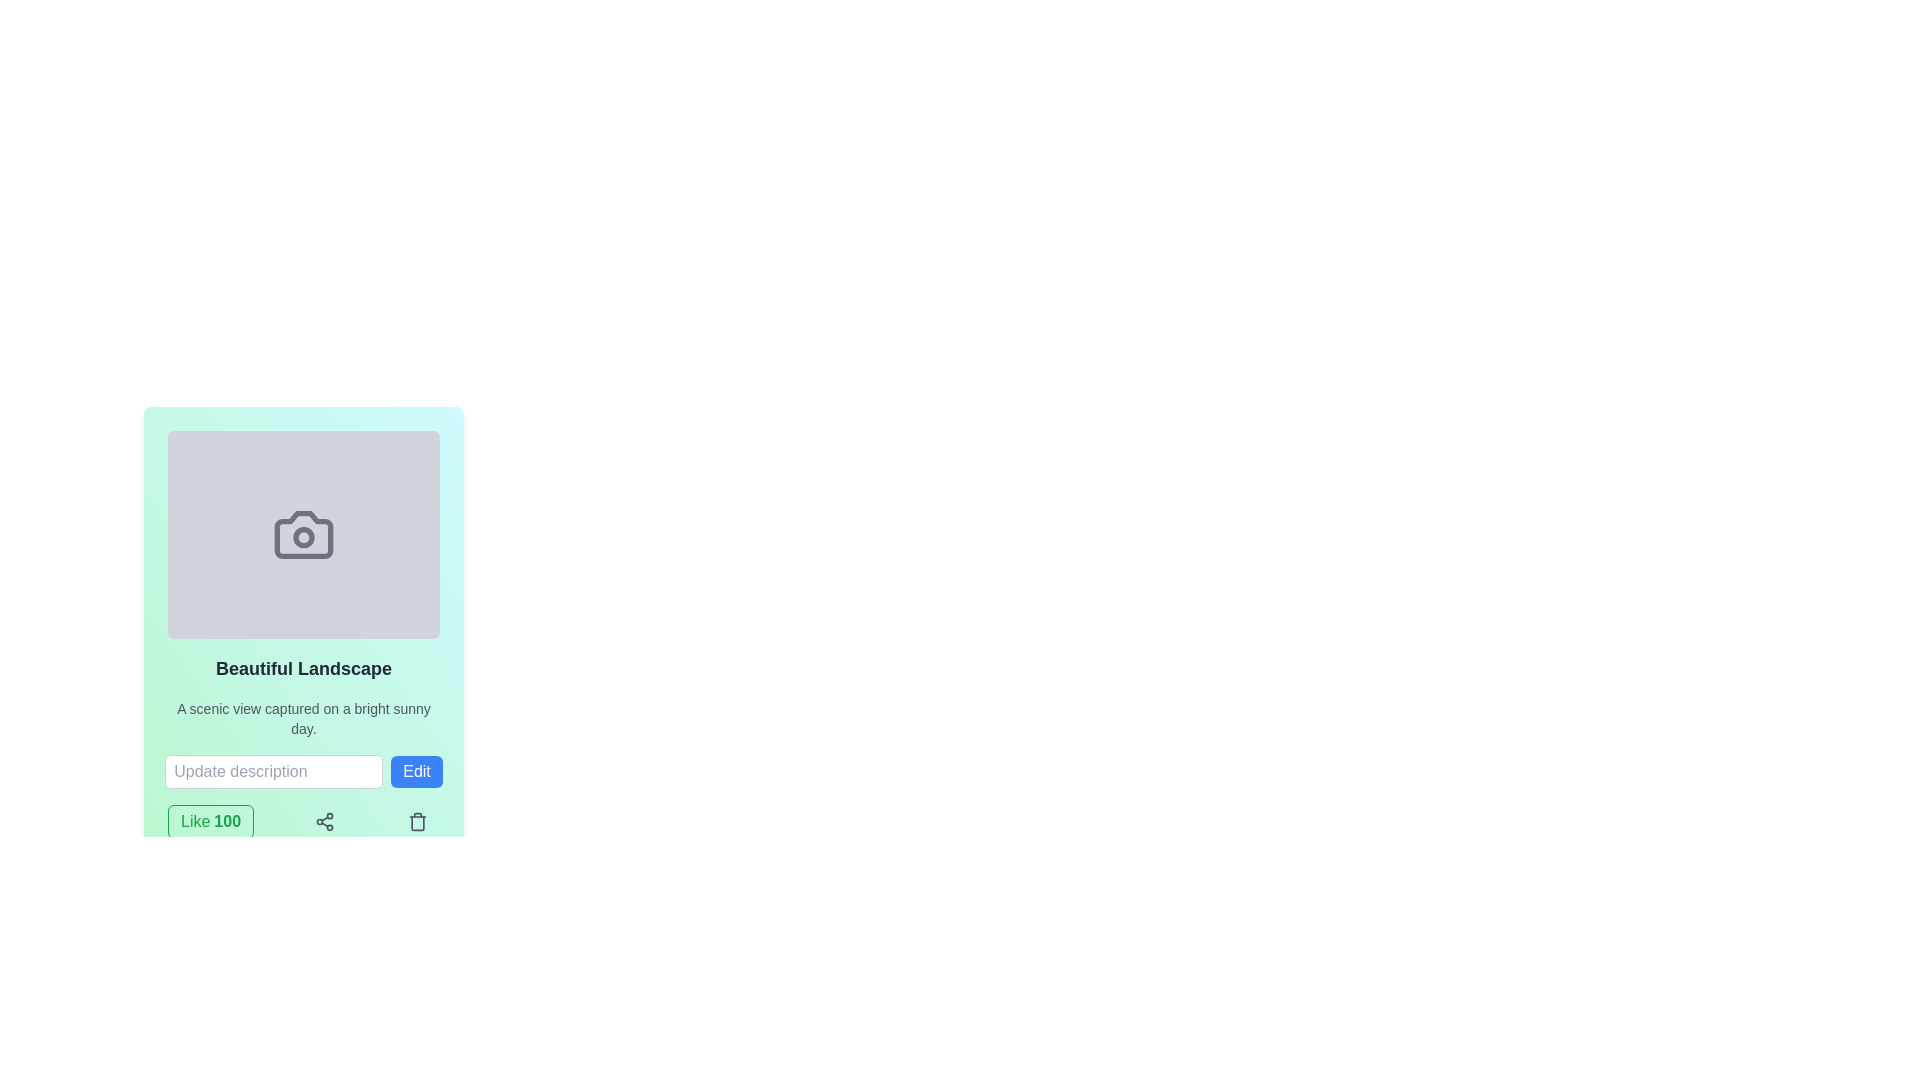  I want to click on the camera icon located in the center of a card-like layout framed in a light green background, so click(302, 534).